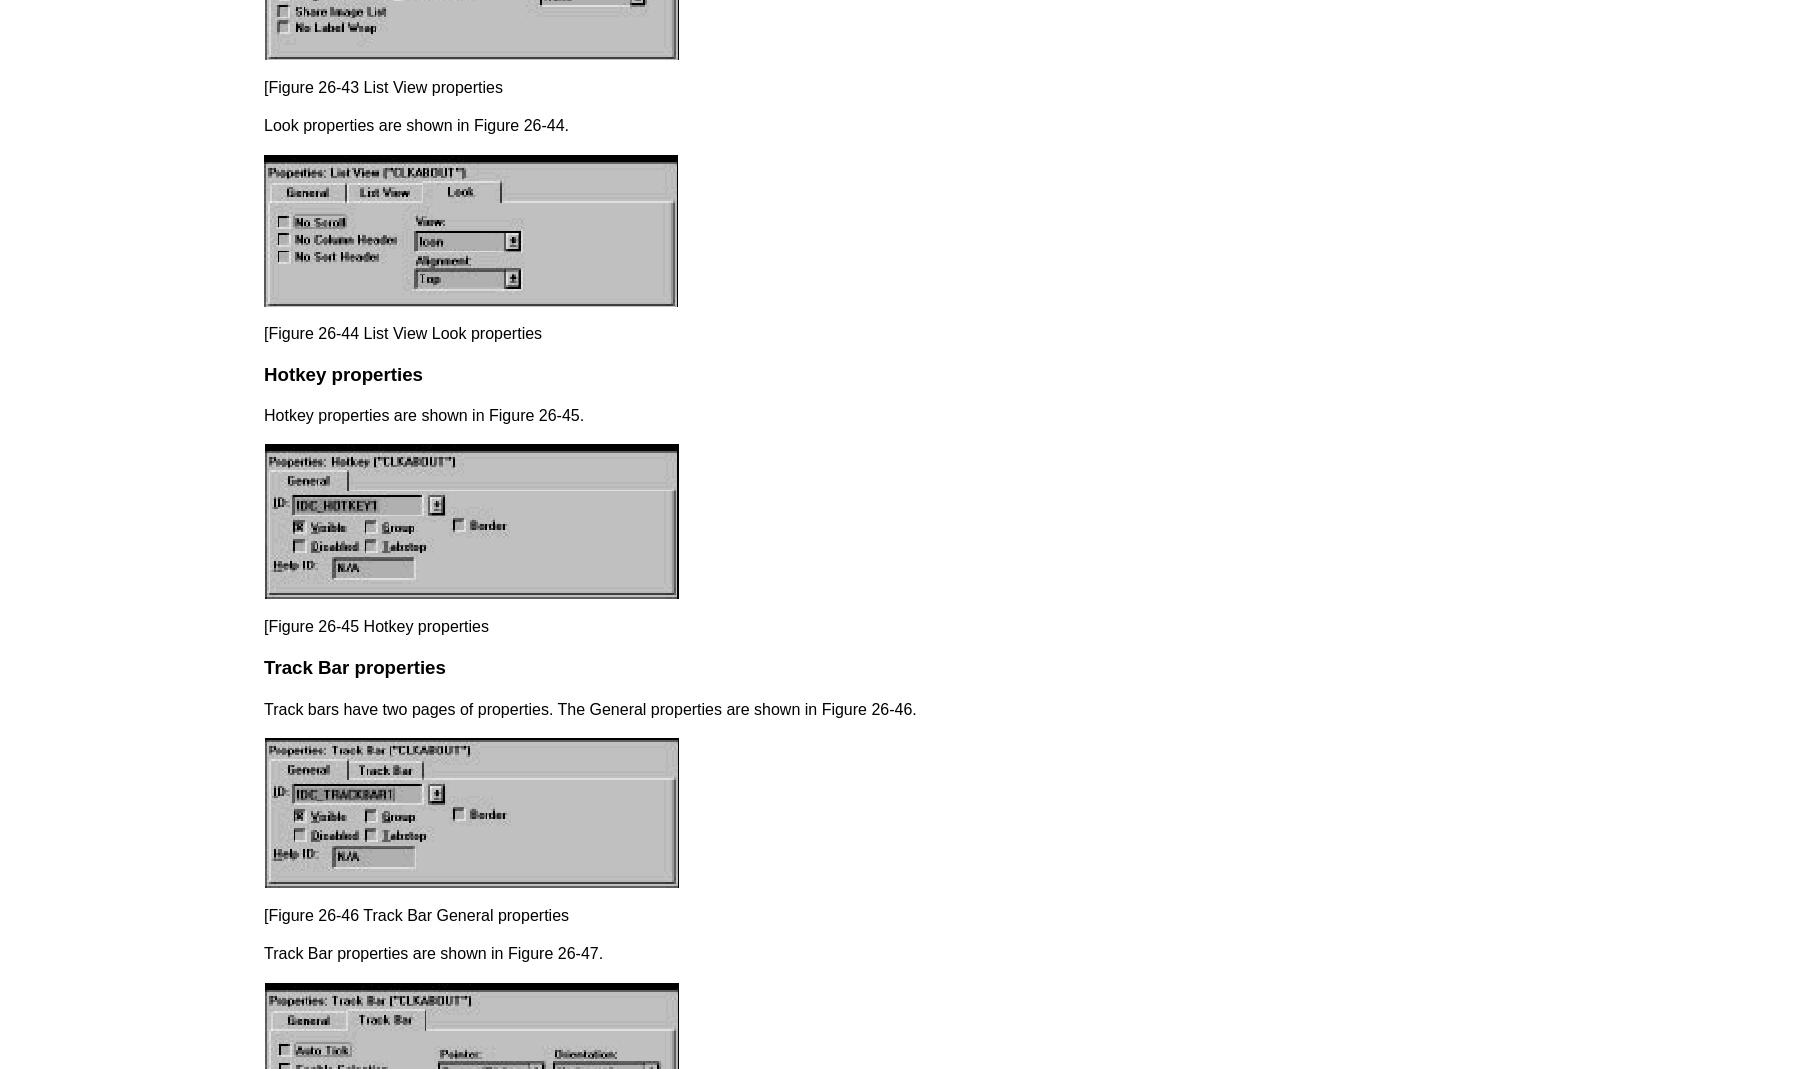  Describe the element at coordinates (416, 125) in the screenshot. I see `'Look properties are shown in Figure 26-44.'` at that location.